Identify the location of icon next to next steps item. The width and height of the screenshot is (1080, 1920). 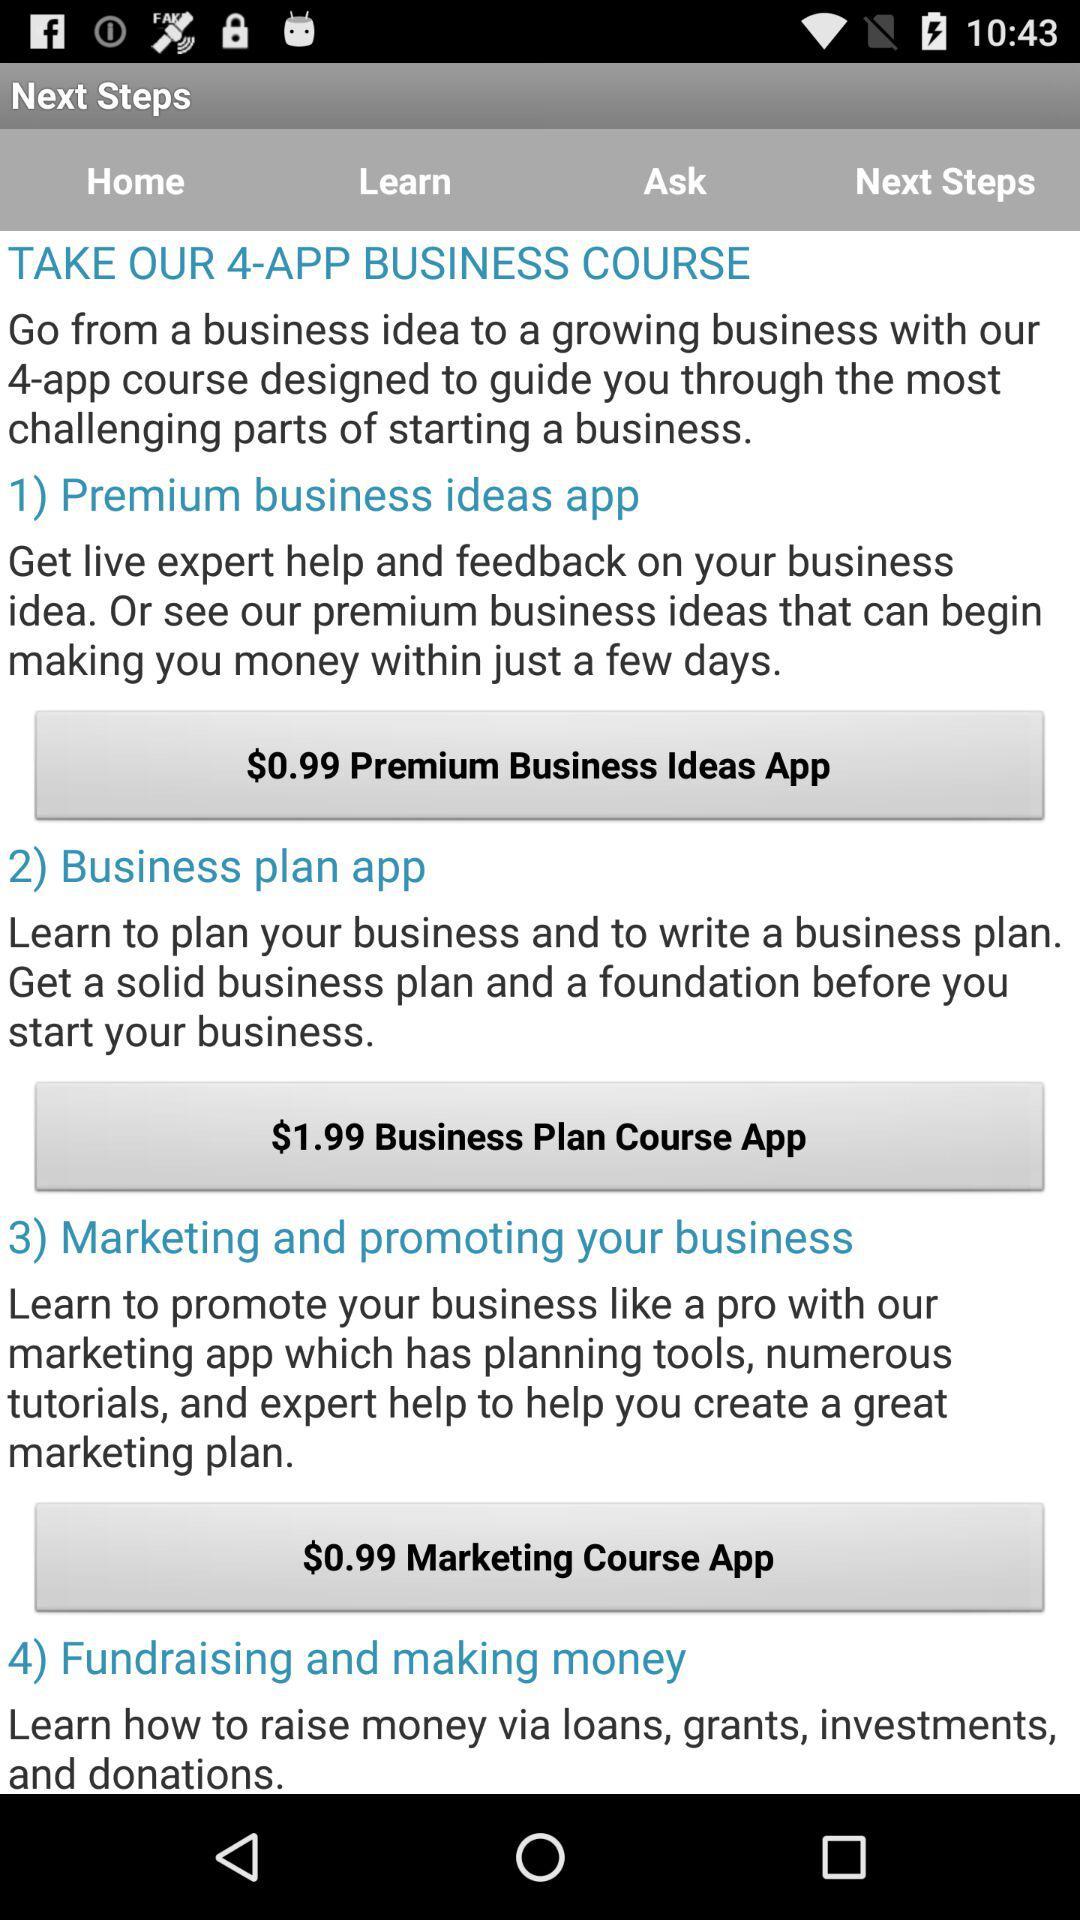
(675, 180).